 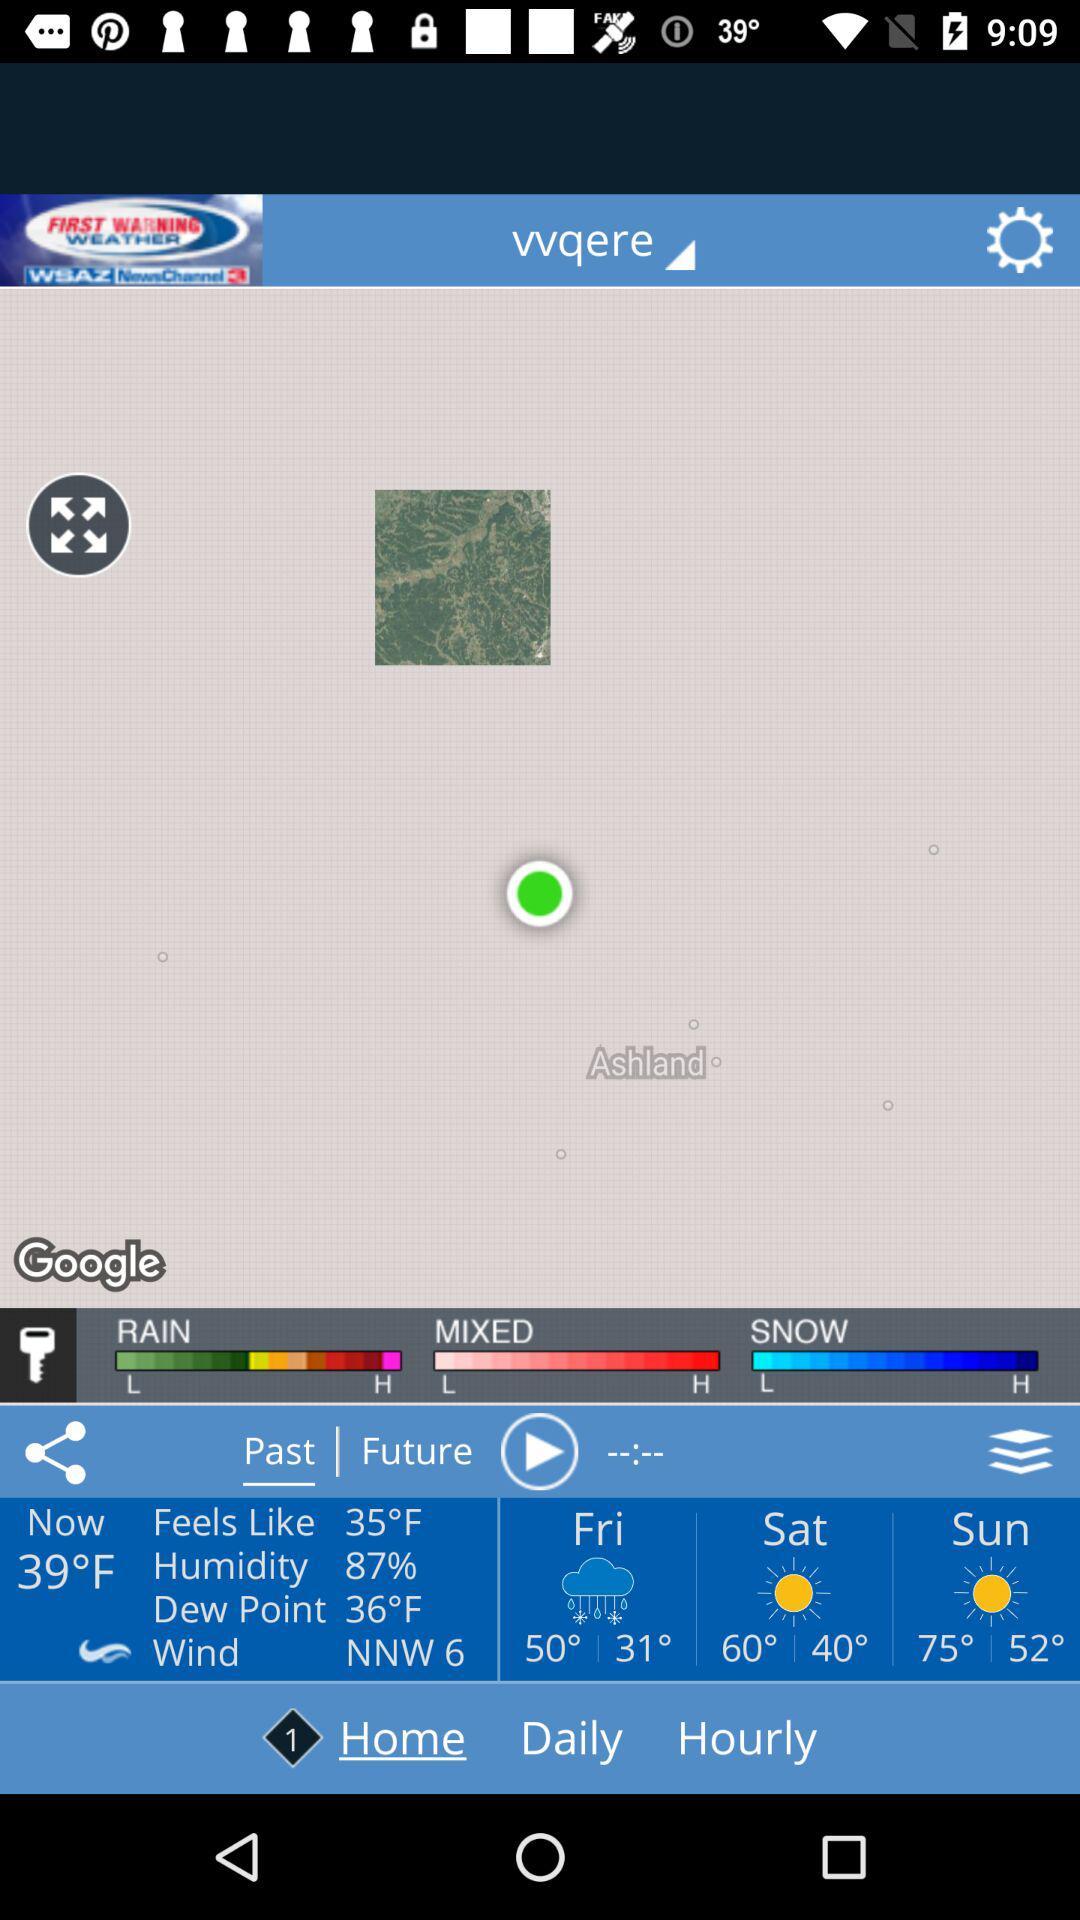 I want to click on the share icon, so click(x=58, y=1451).